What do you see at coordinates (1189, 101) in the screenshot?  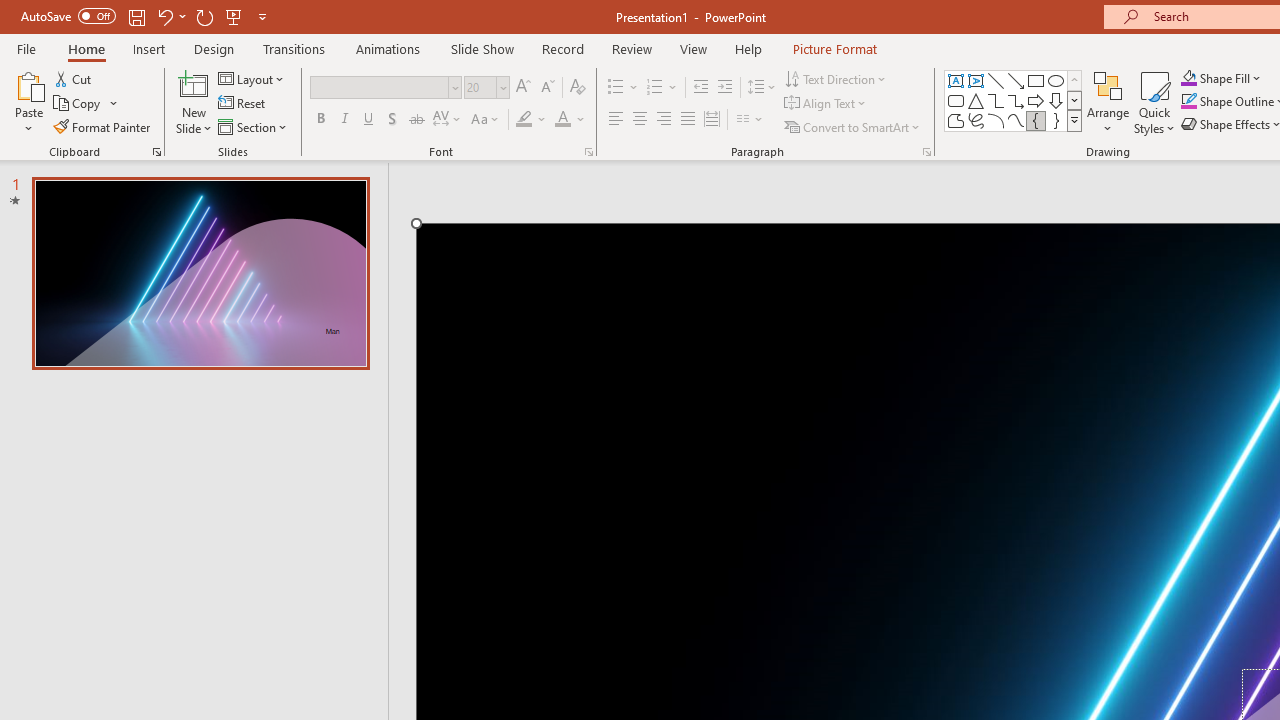 I see `'Shape Outline Blue, Accent 1'` at bounding box center [1189, 101].